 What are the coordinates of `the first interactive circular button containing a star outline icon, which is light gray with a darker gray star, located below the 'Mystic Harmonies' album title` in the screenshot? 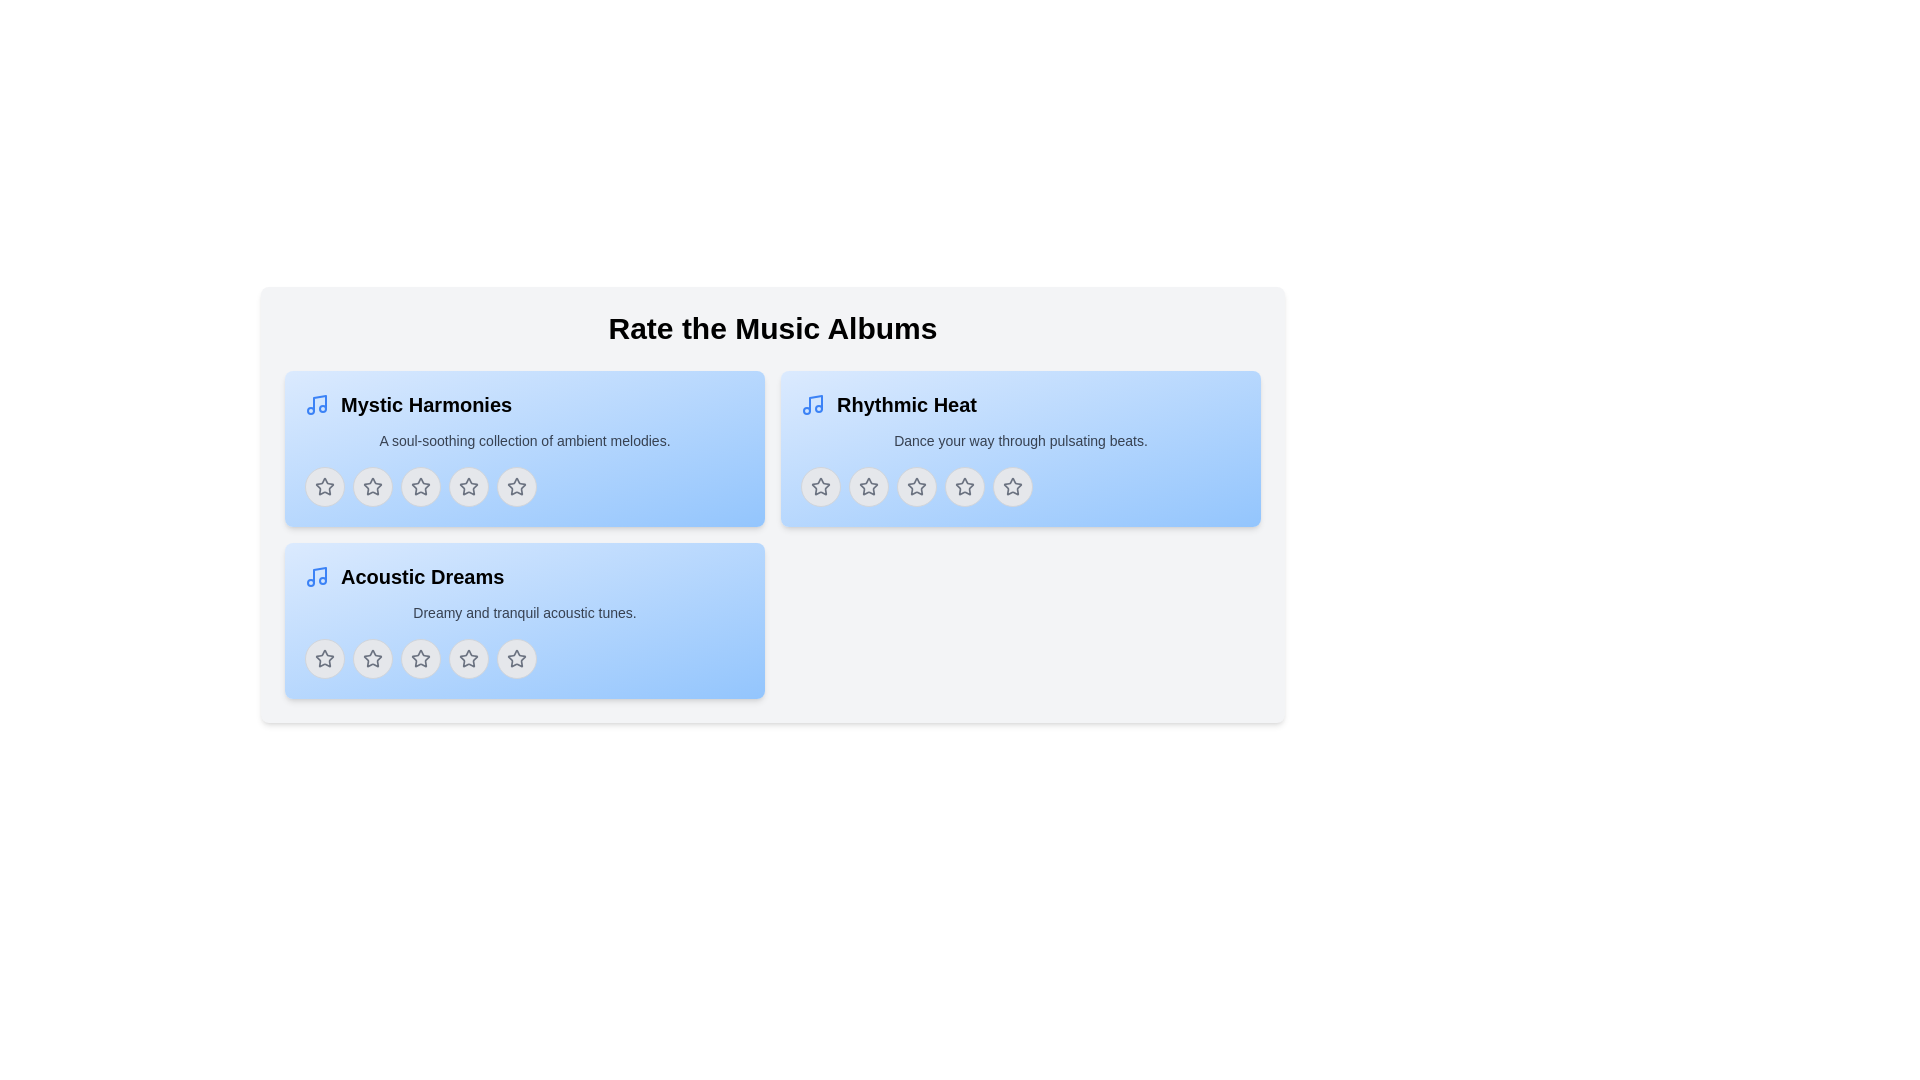 It's located at (325, 486).